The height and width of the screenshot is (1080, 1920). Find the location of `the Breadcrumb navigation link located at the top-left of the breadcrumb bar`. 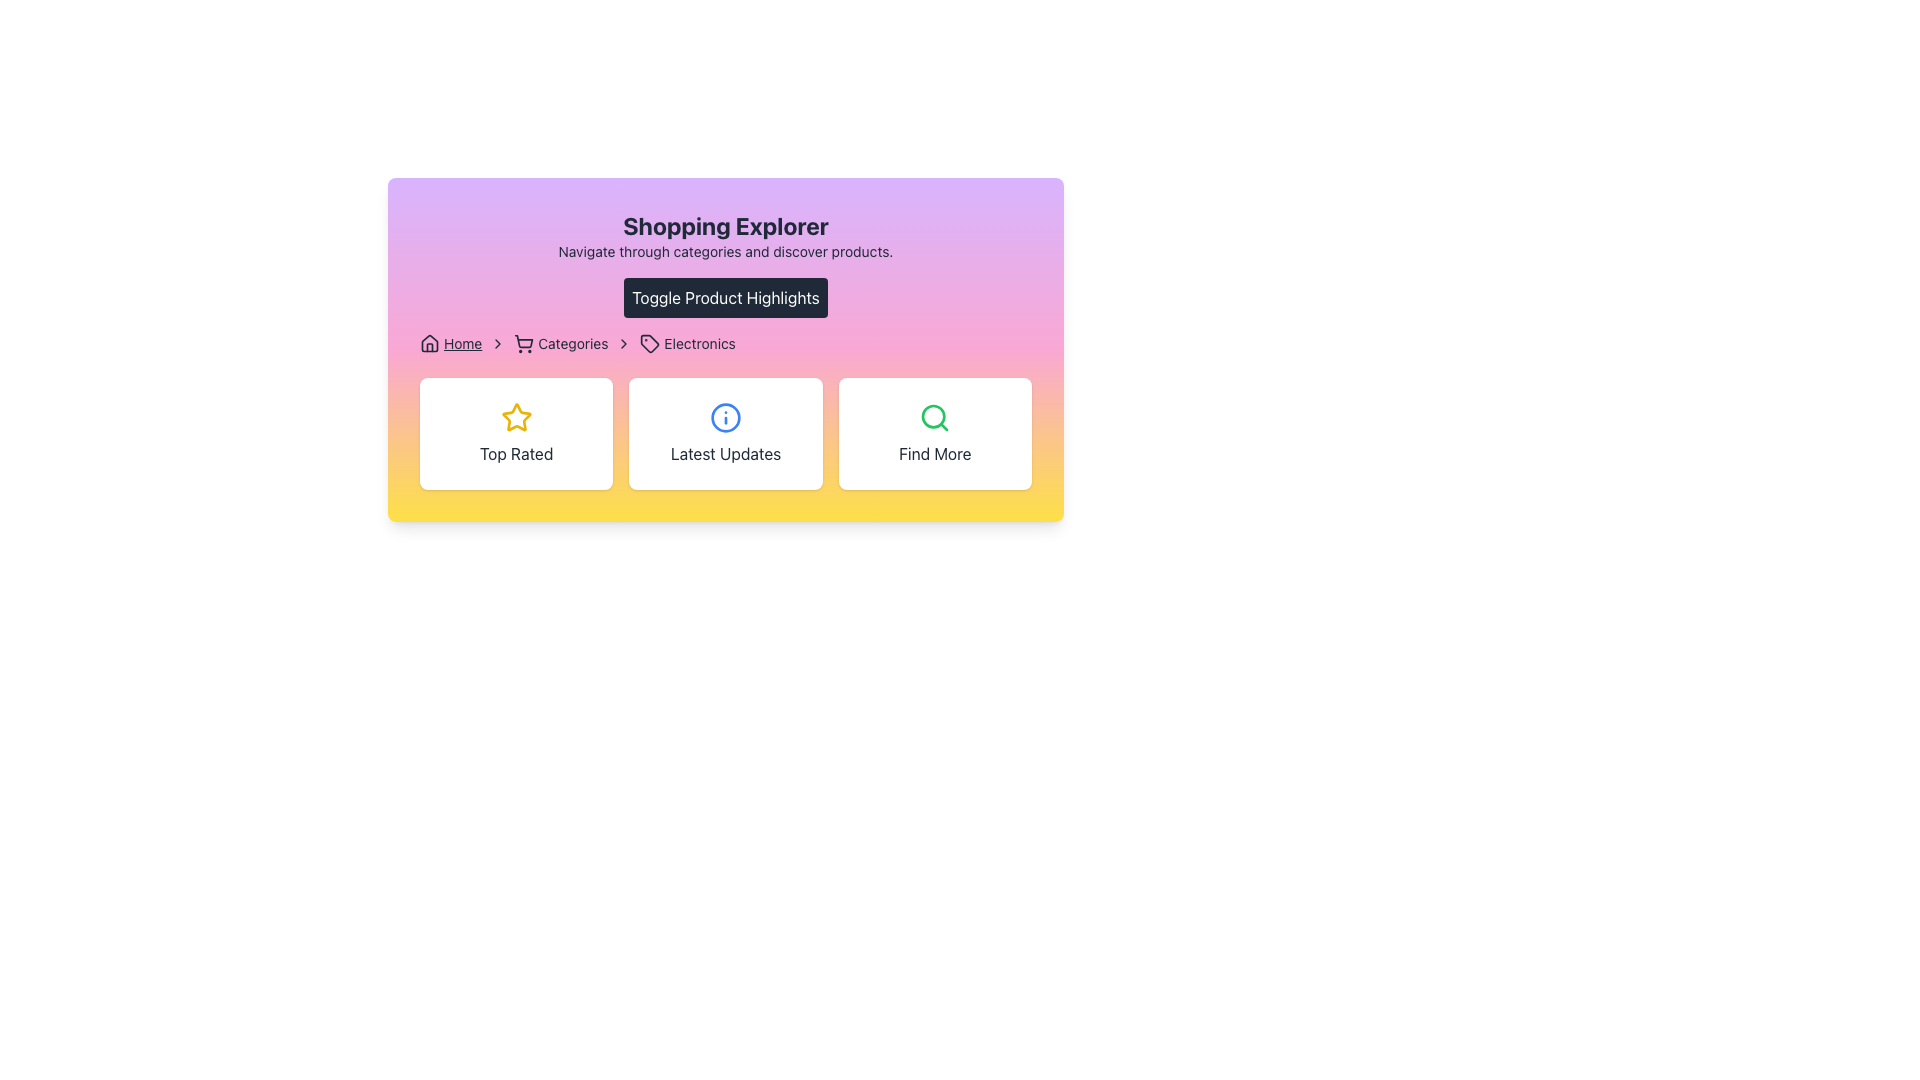

the Breadcrumb navigation link located at the top-left of the breadcrumb bar is located at coordinates (450, 342).